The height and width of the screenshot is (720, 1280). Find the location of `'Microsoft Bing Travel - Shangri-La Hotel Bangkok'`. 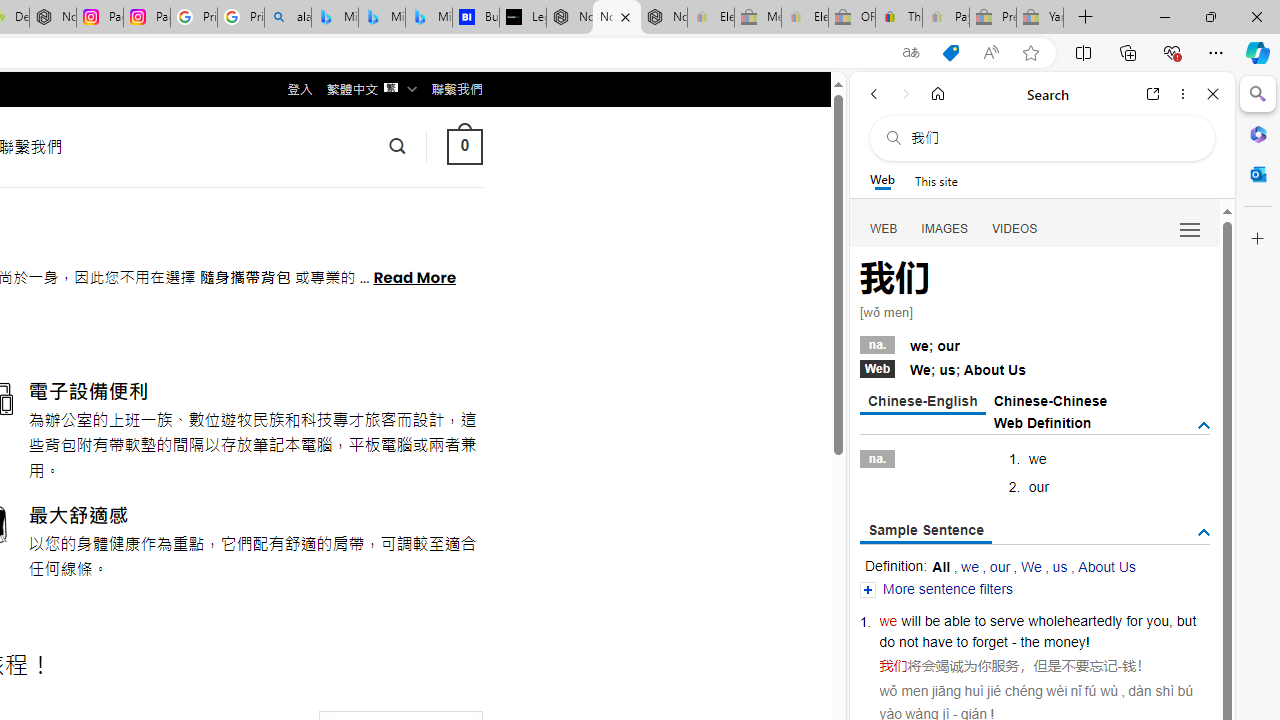

'Microsoft Bing Travel - Shangri-La Hotel Bangkok' is located at coordinates (427, 17).